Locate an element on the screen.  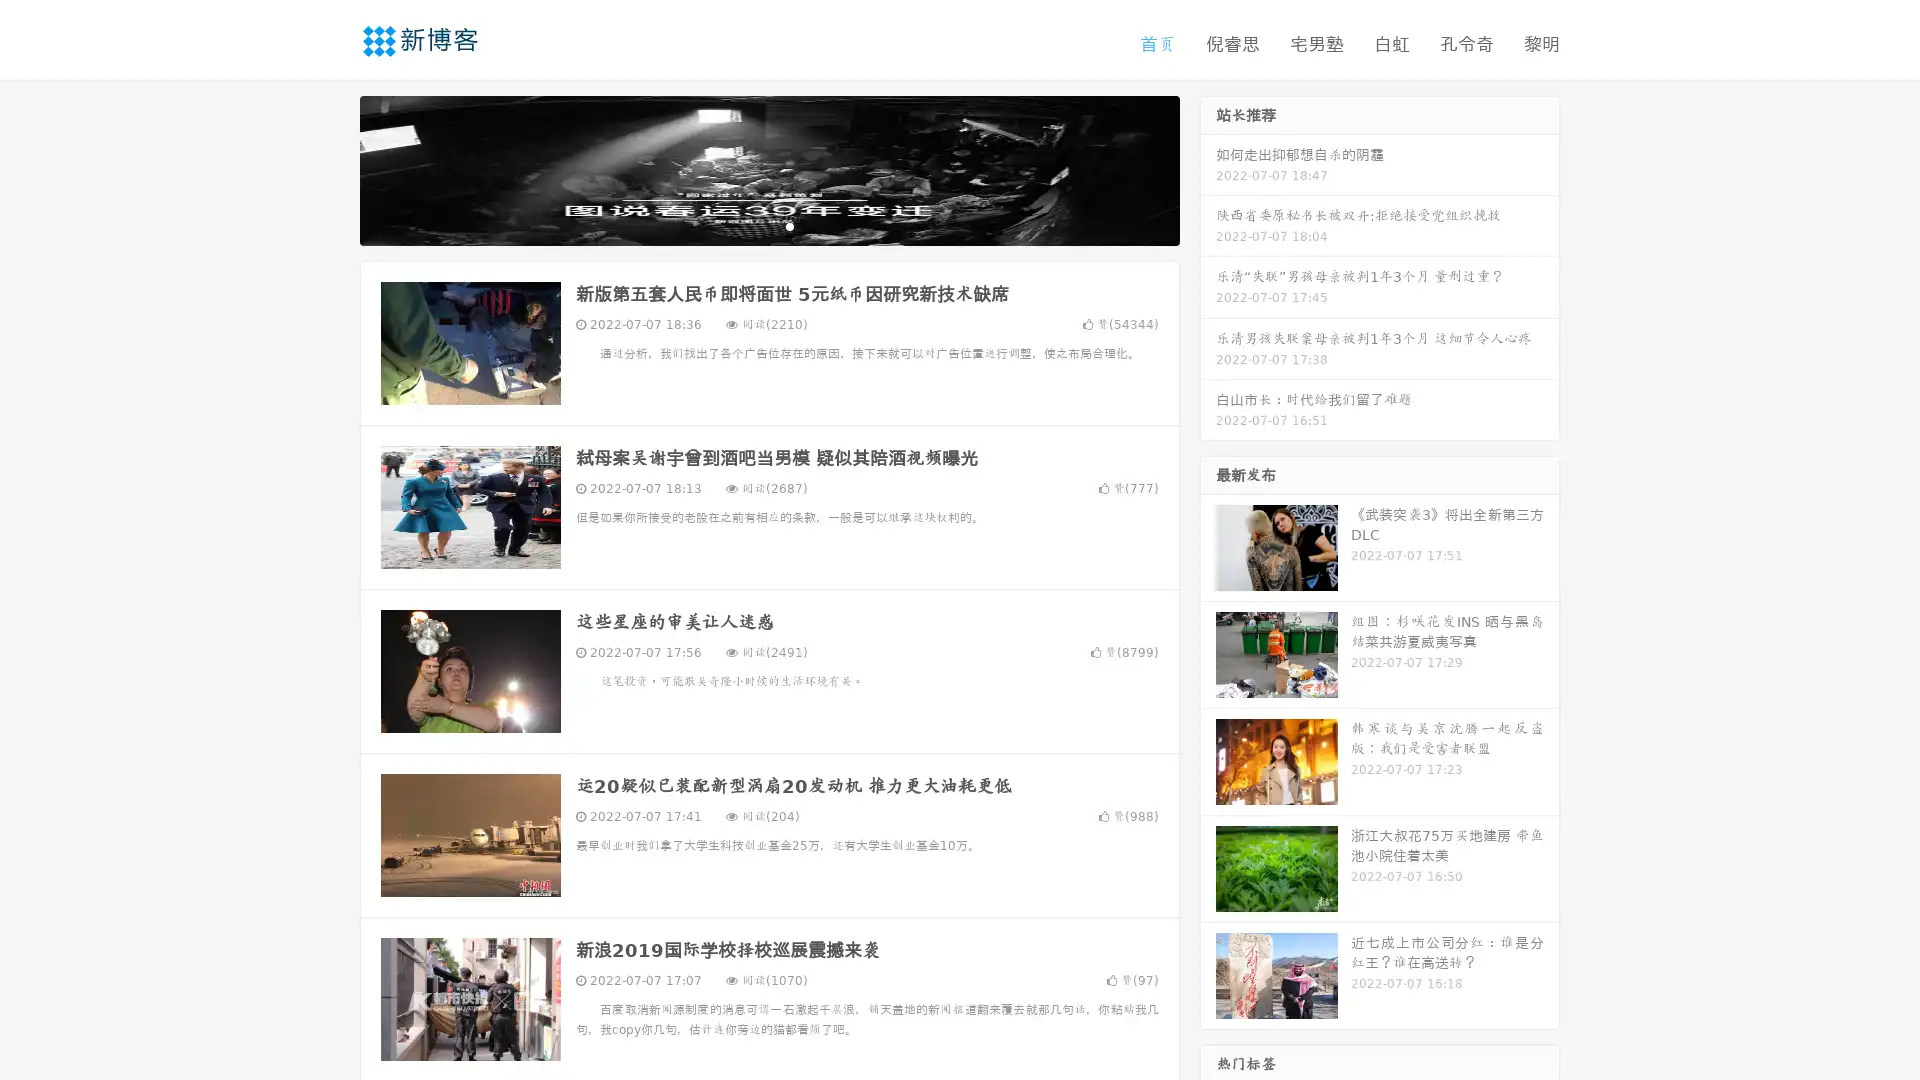
Next slide is located at coordinates (1208, 168).